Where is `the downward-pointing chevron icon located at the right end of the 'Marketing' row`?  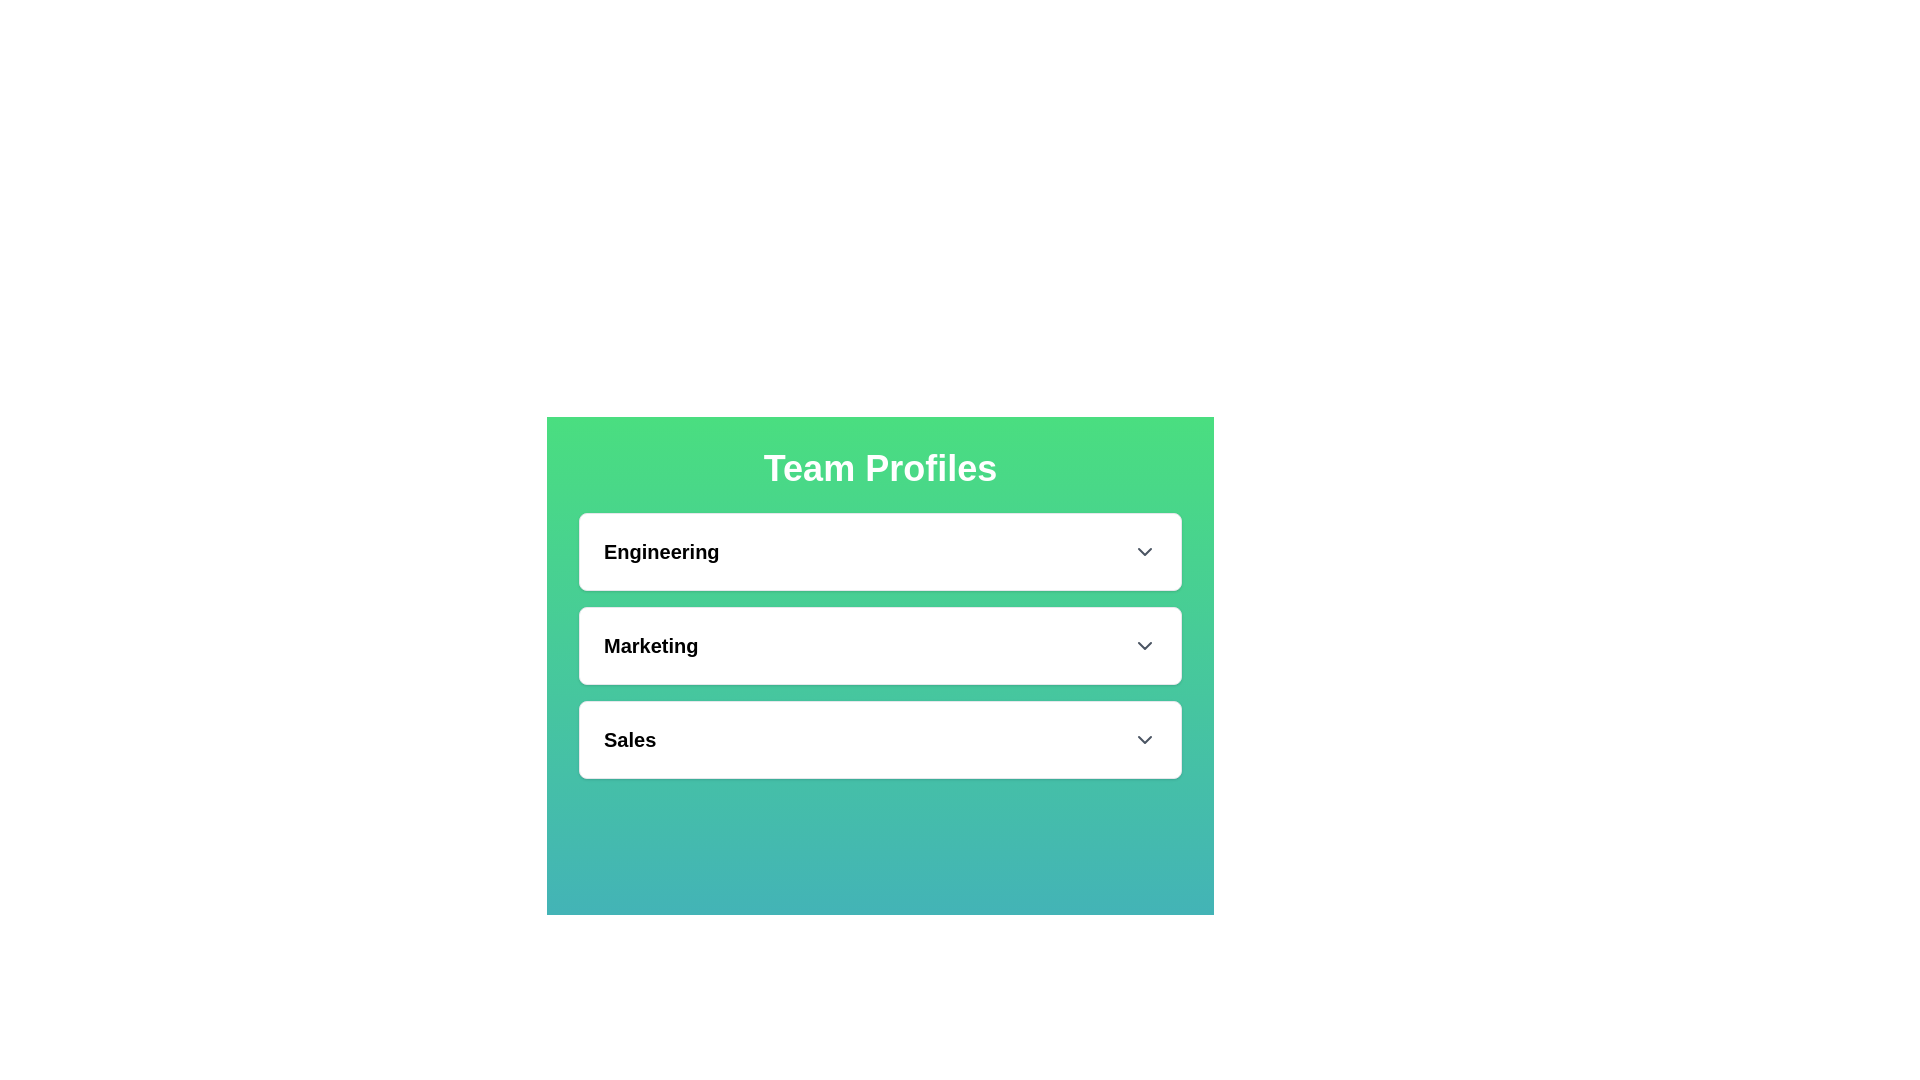 the downward-pointing chevron icon located at the right end of the 'Marketing' row is located at coordinates (1145, 645).